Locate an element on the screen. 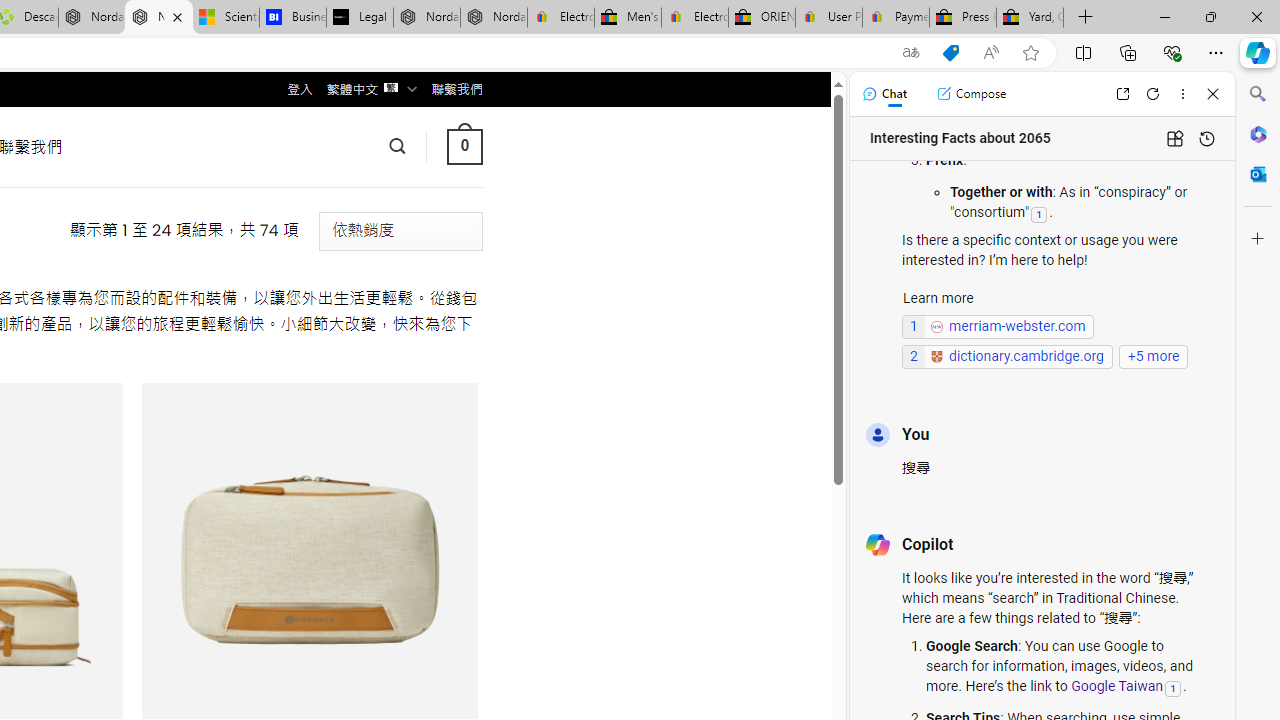 Image resolution: width=1280 pixels, height=720 pixels. 'This site has coupons! Shopping in Microsoft Edge' is located at coordinates (950, 52).